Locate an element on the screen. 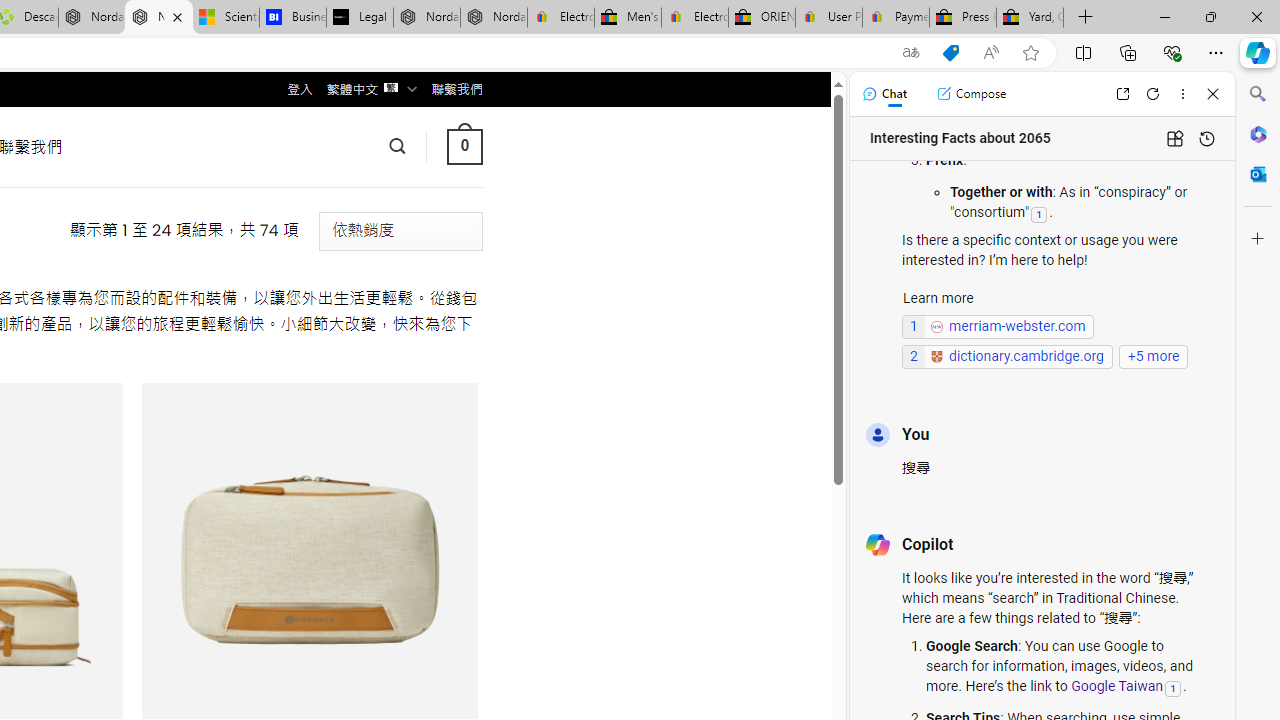 Image resolution: width=1280 pixels, height=720 pixels. 'This site has coupons! Shopping in Microsoft Edge' is located at coordinates (950, 52).